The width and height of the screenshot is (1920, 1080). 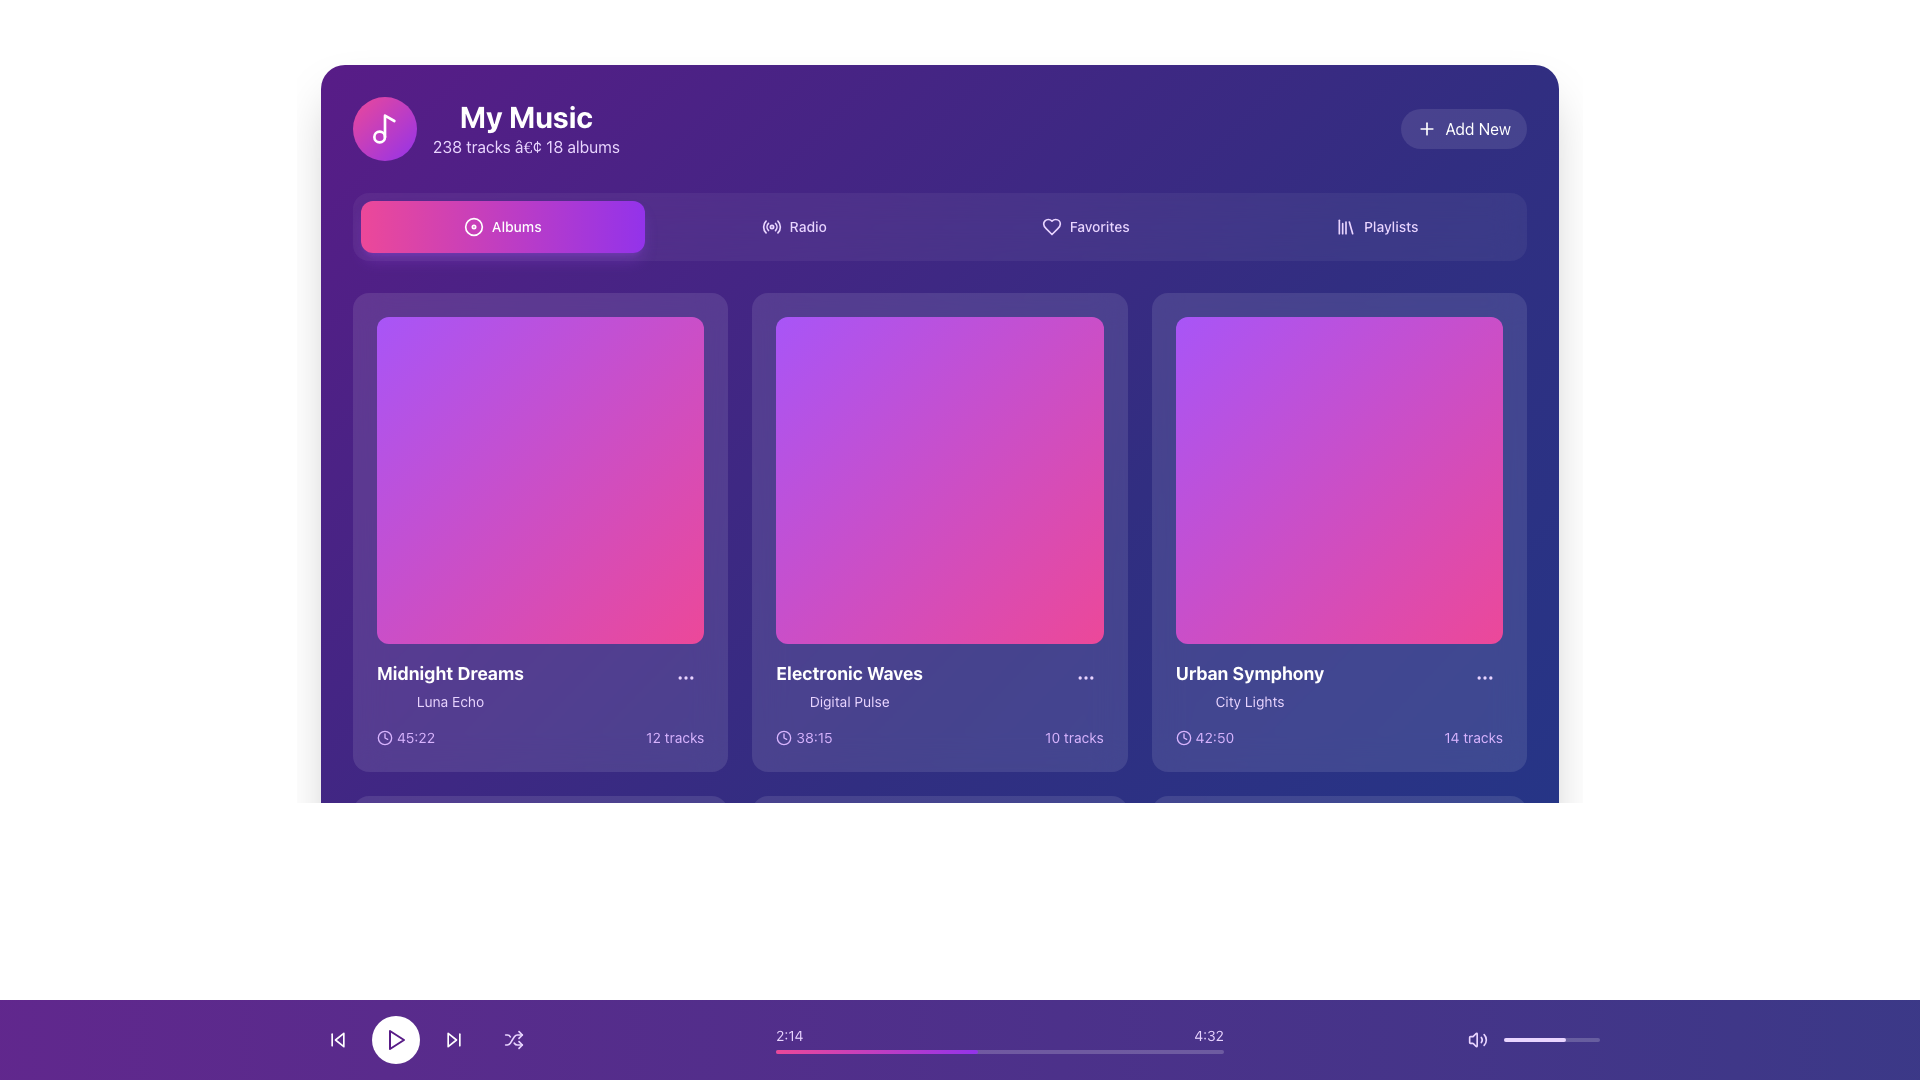 I want to click on the play button located at the bottom of the interface, between the rewind and forward buttons, so click(x=395, y=1039).